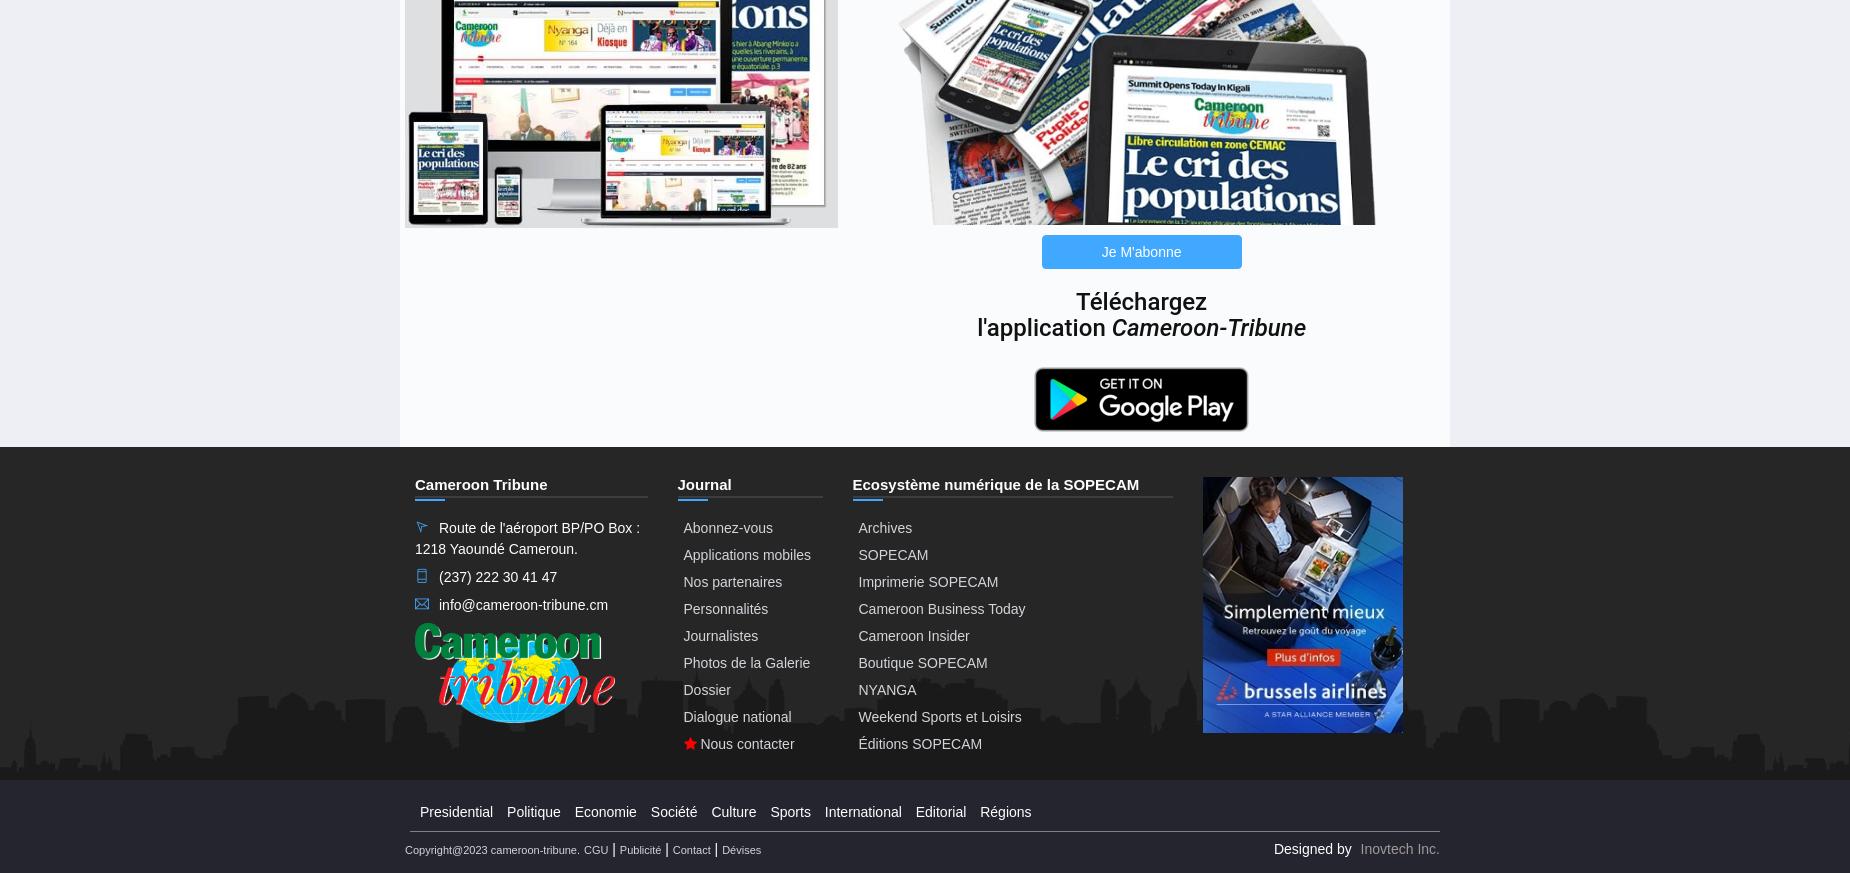  Describe the element at coordinates (920, 742) in the screenshot. I see `'Éditions SOPECAM'` at that location.